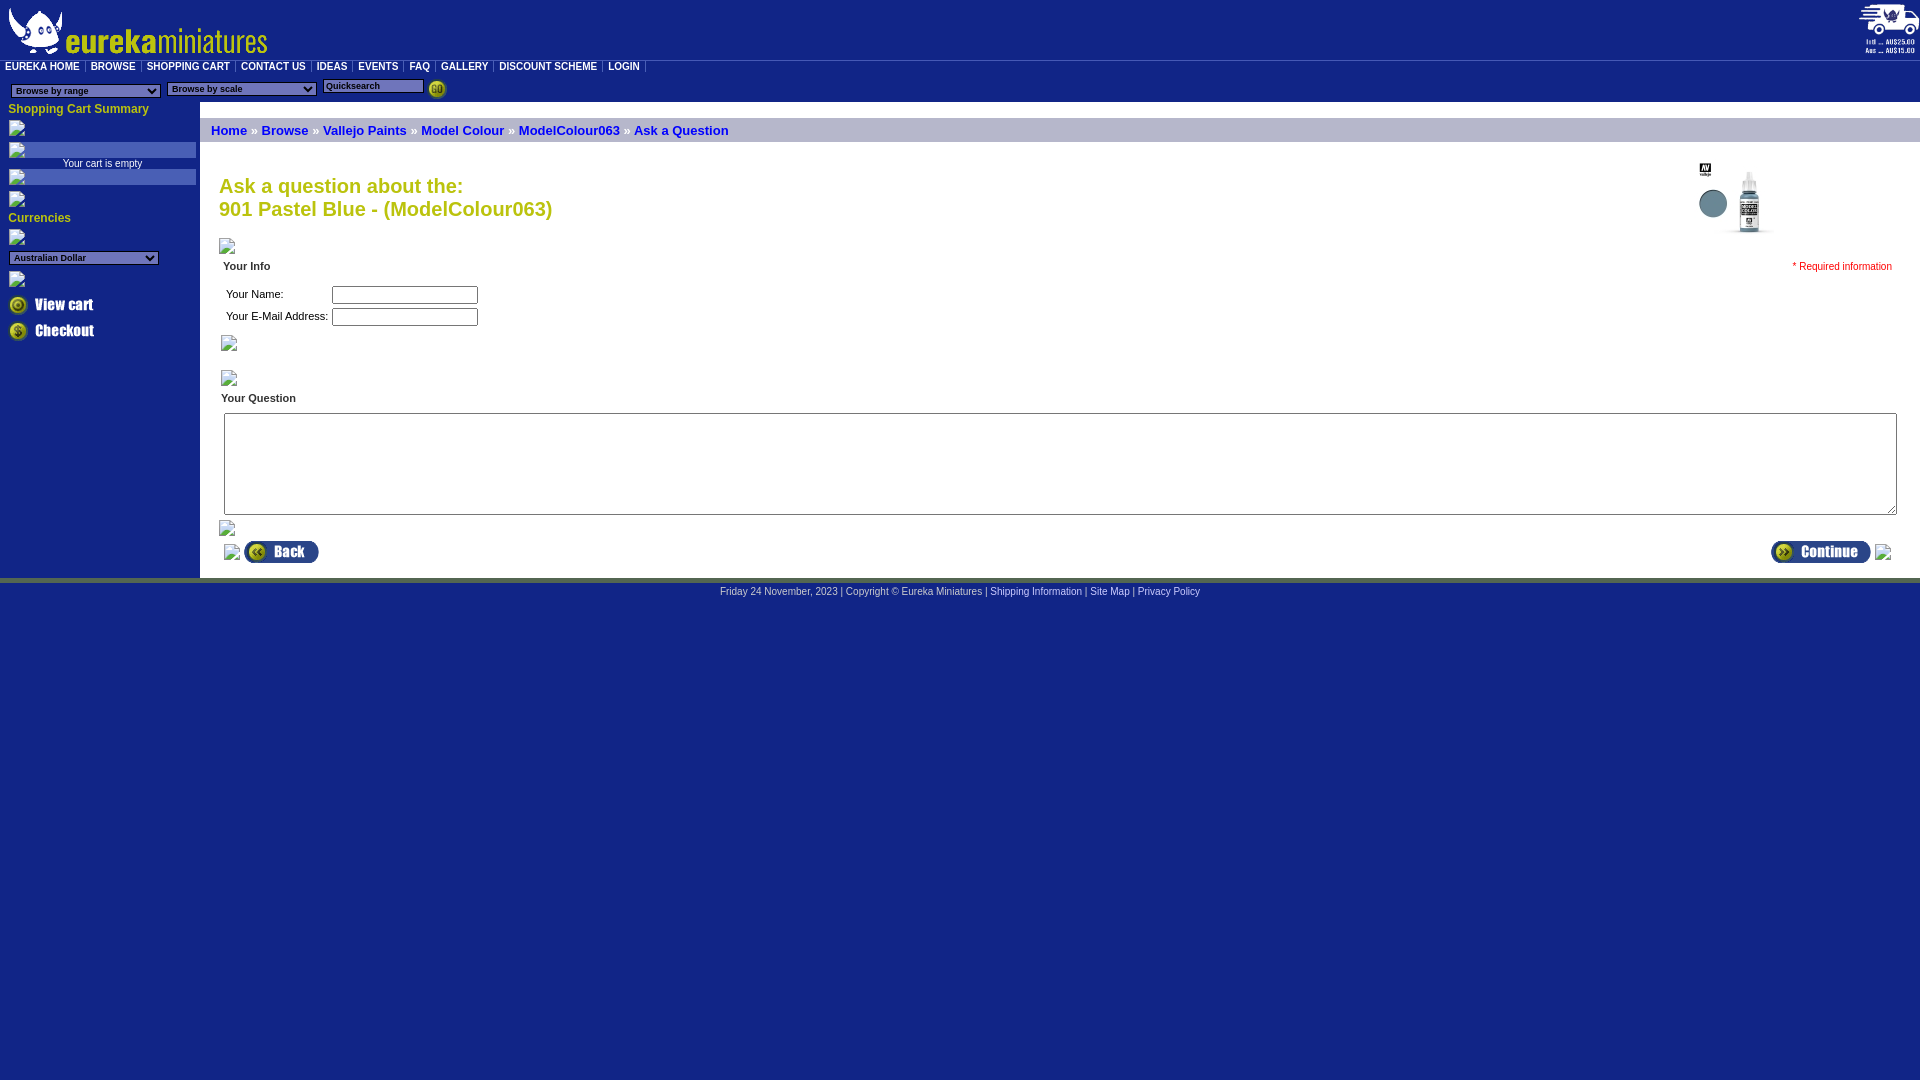  I want to click on 'SHOPPING CART', so click(188, 65).